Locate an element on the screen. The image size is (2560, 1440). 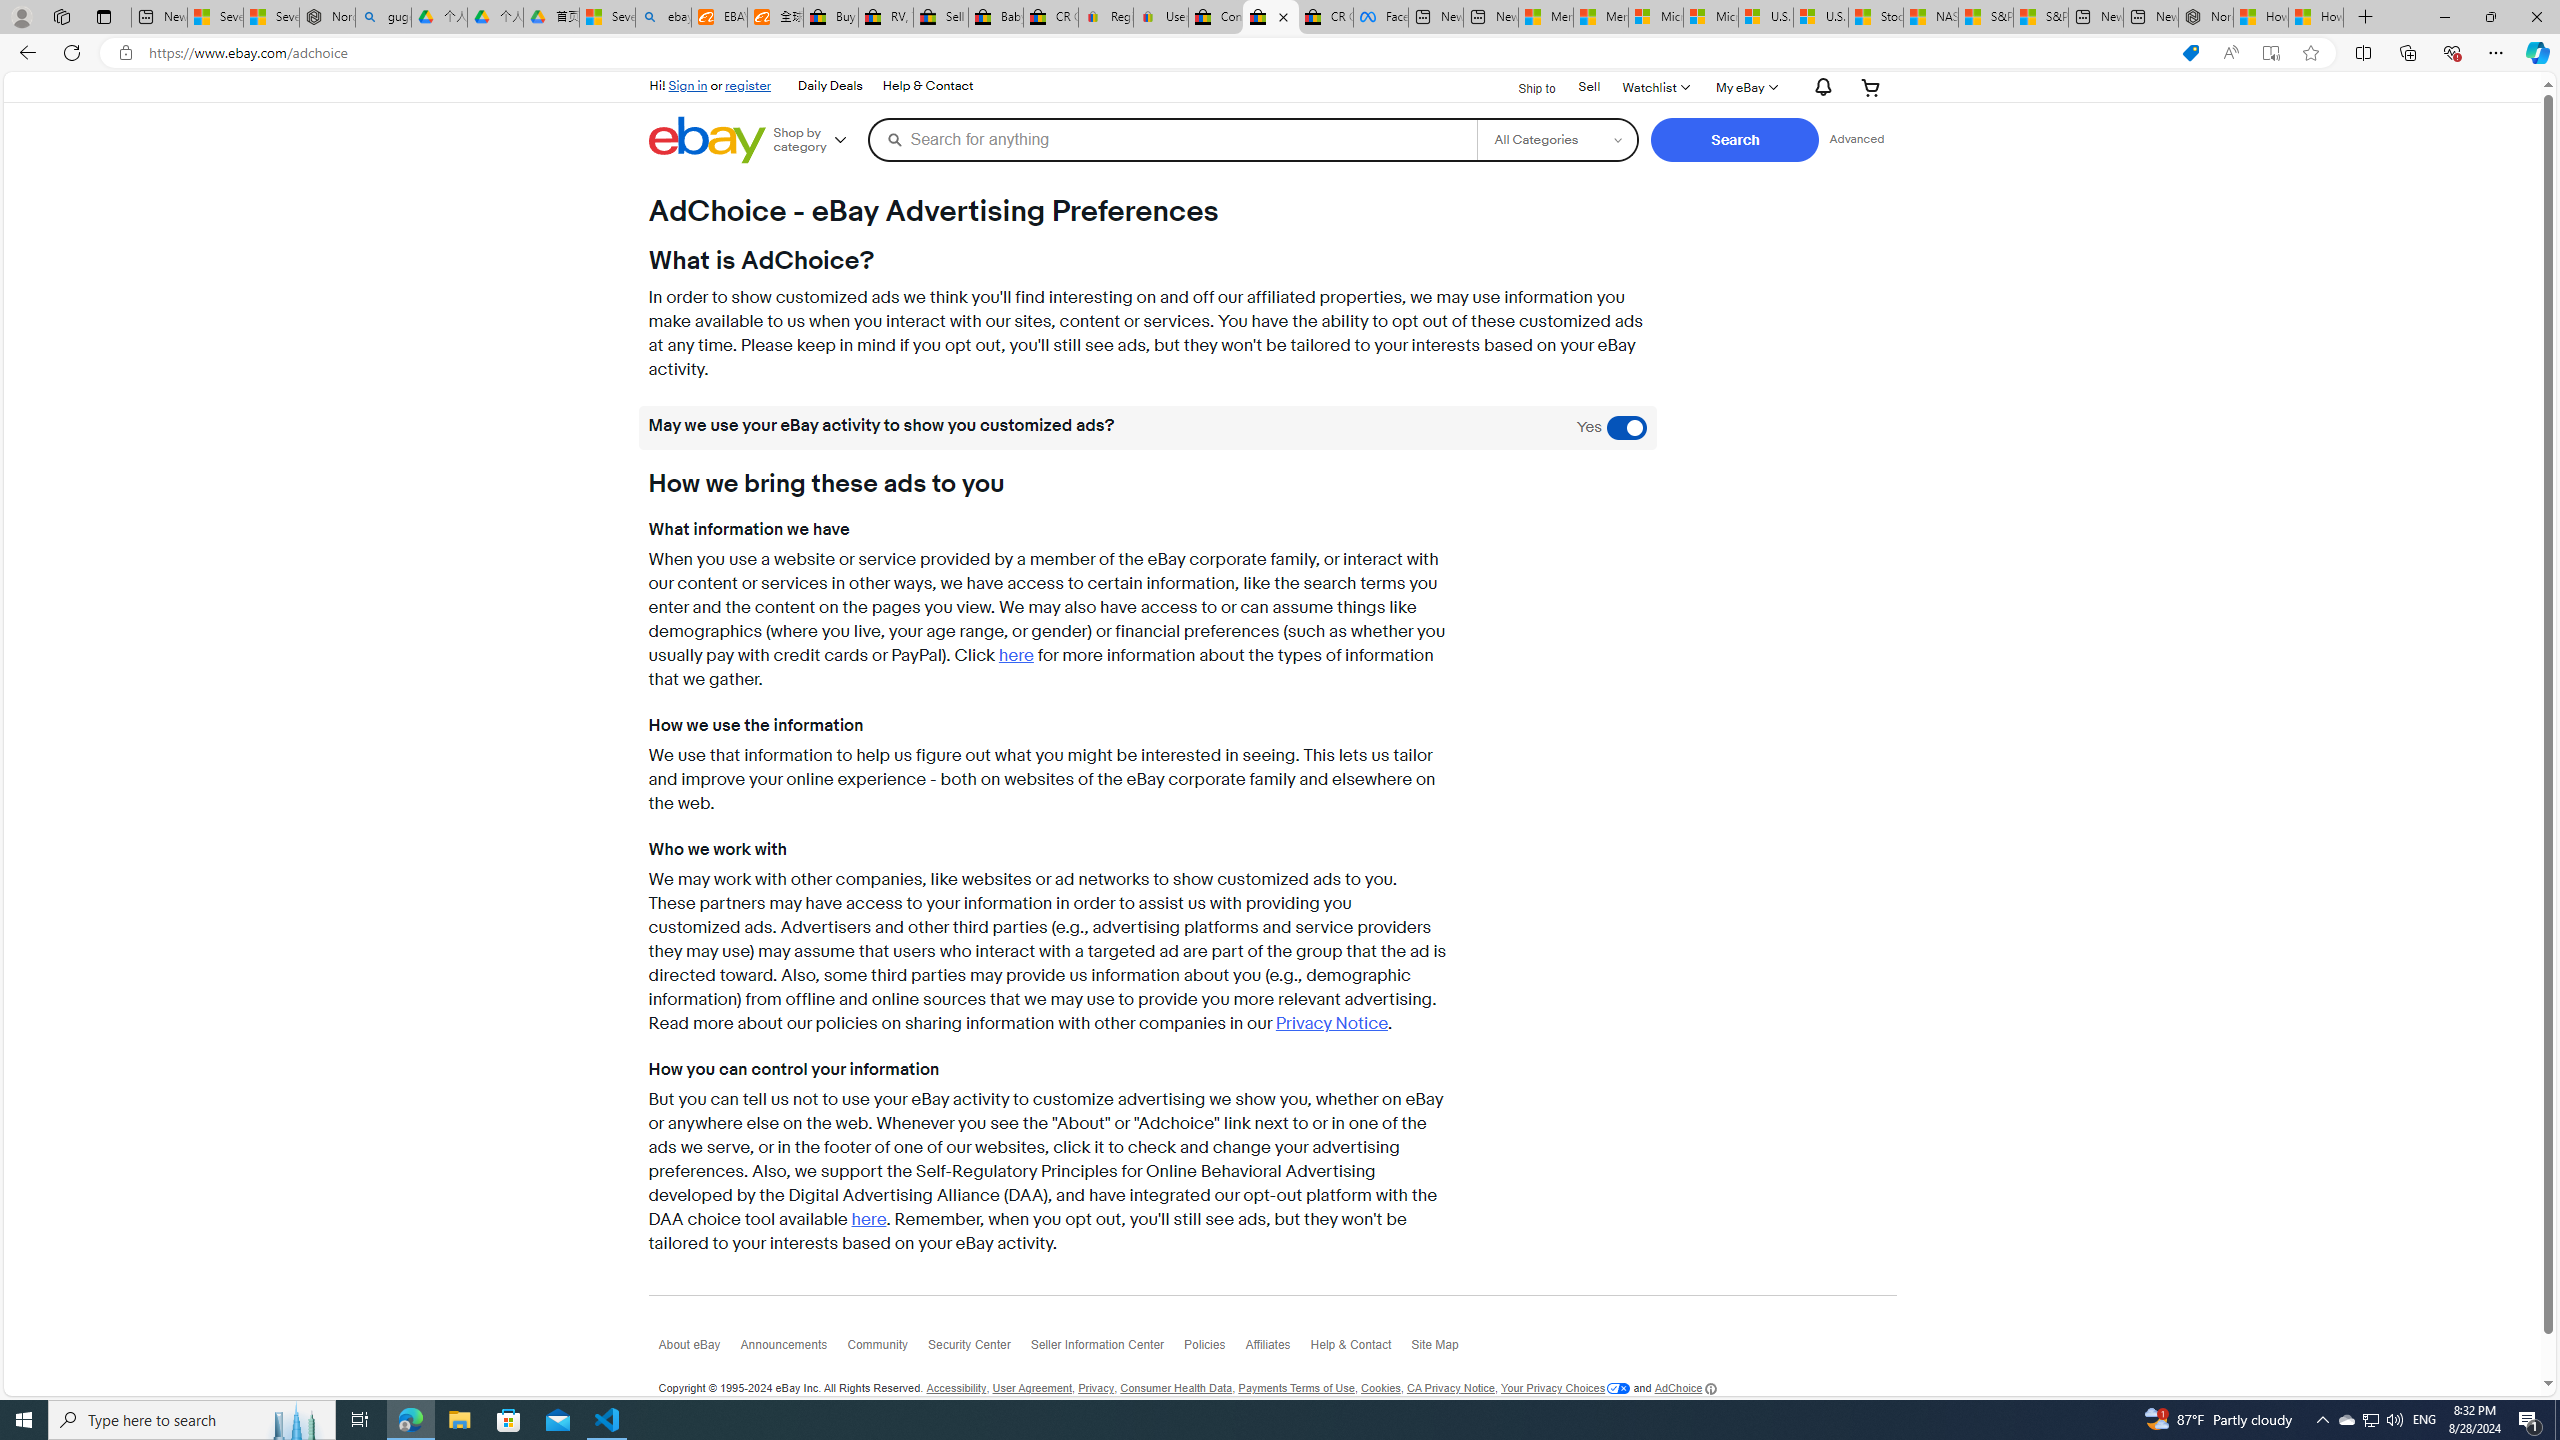
'About eBay' is located at coordinates (697, 1349).